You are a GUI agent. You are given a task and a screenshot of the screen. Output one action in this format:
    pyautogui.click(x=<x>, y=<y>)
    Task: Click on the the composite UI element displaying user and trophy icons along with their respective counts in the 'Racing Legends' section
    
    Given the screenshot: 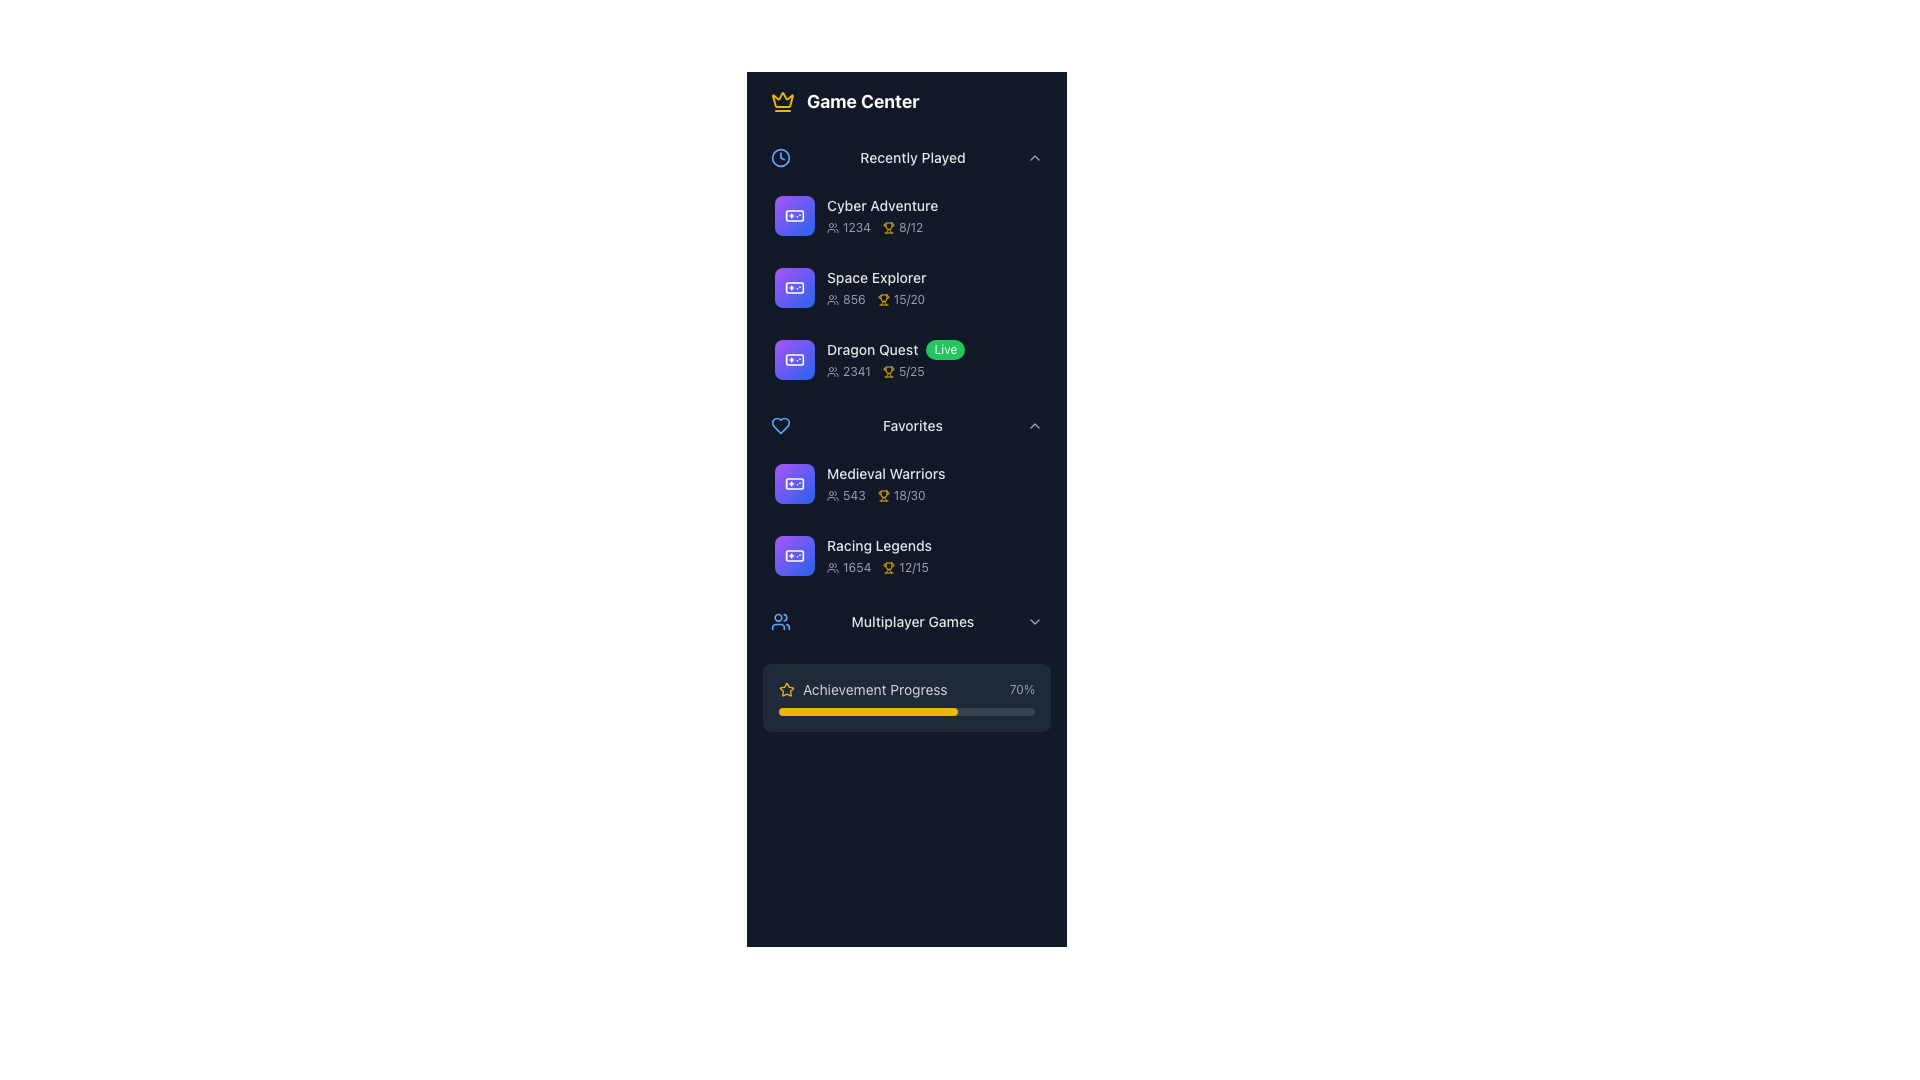 What is the action you would take?
    pyautogui.click(x=931, y=567)
    